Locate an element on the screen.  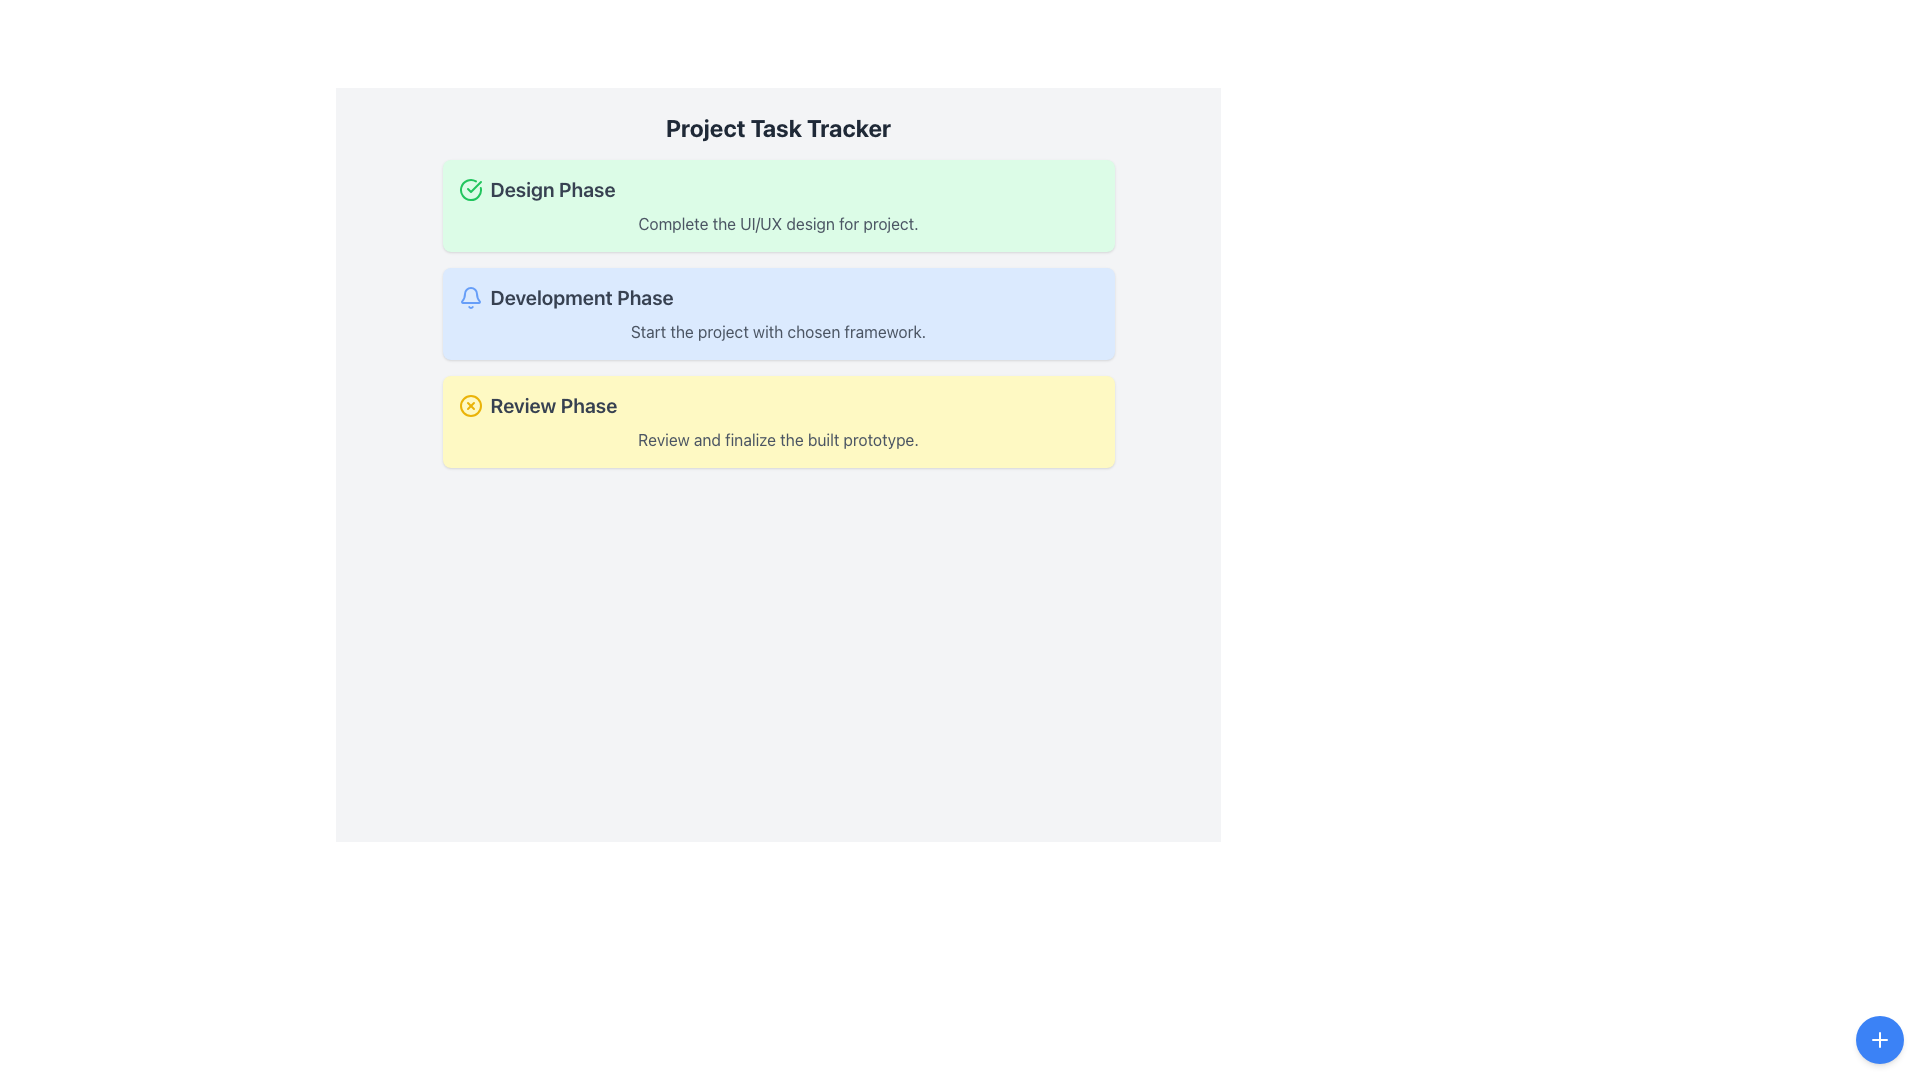
the Text Label displaying 'Development Phase', which is styled in a bold, large font with dark gray color on a light blue background, located in the second task block is located at coordinates (581, 297).